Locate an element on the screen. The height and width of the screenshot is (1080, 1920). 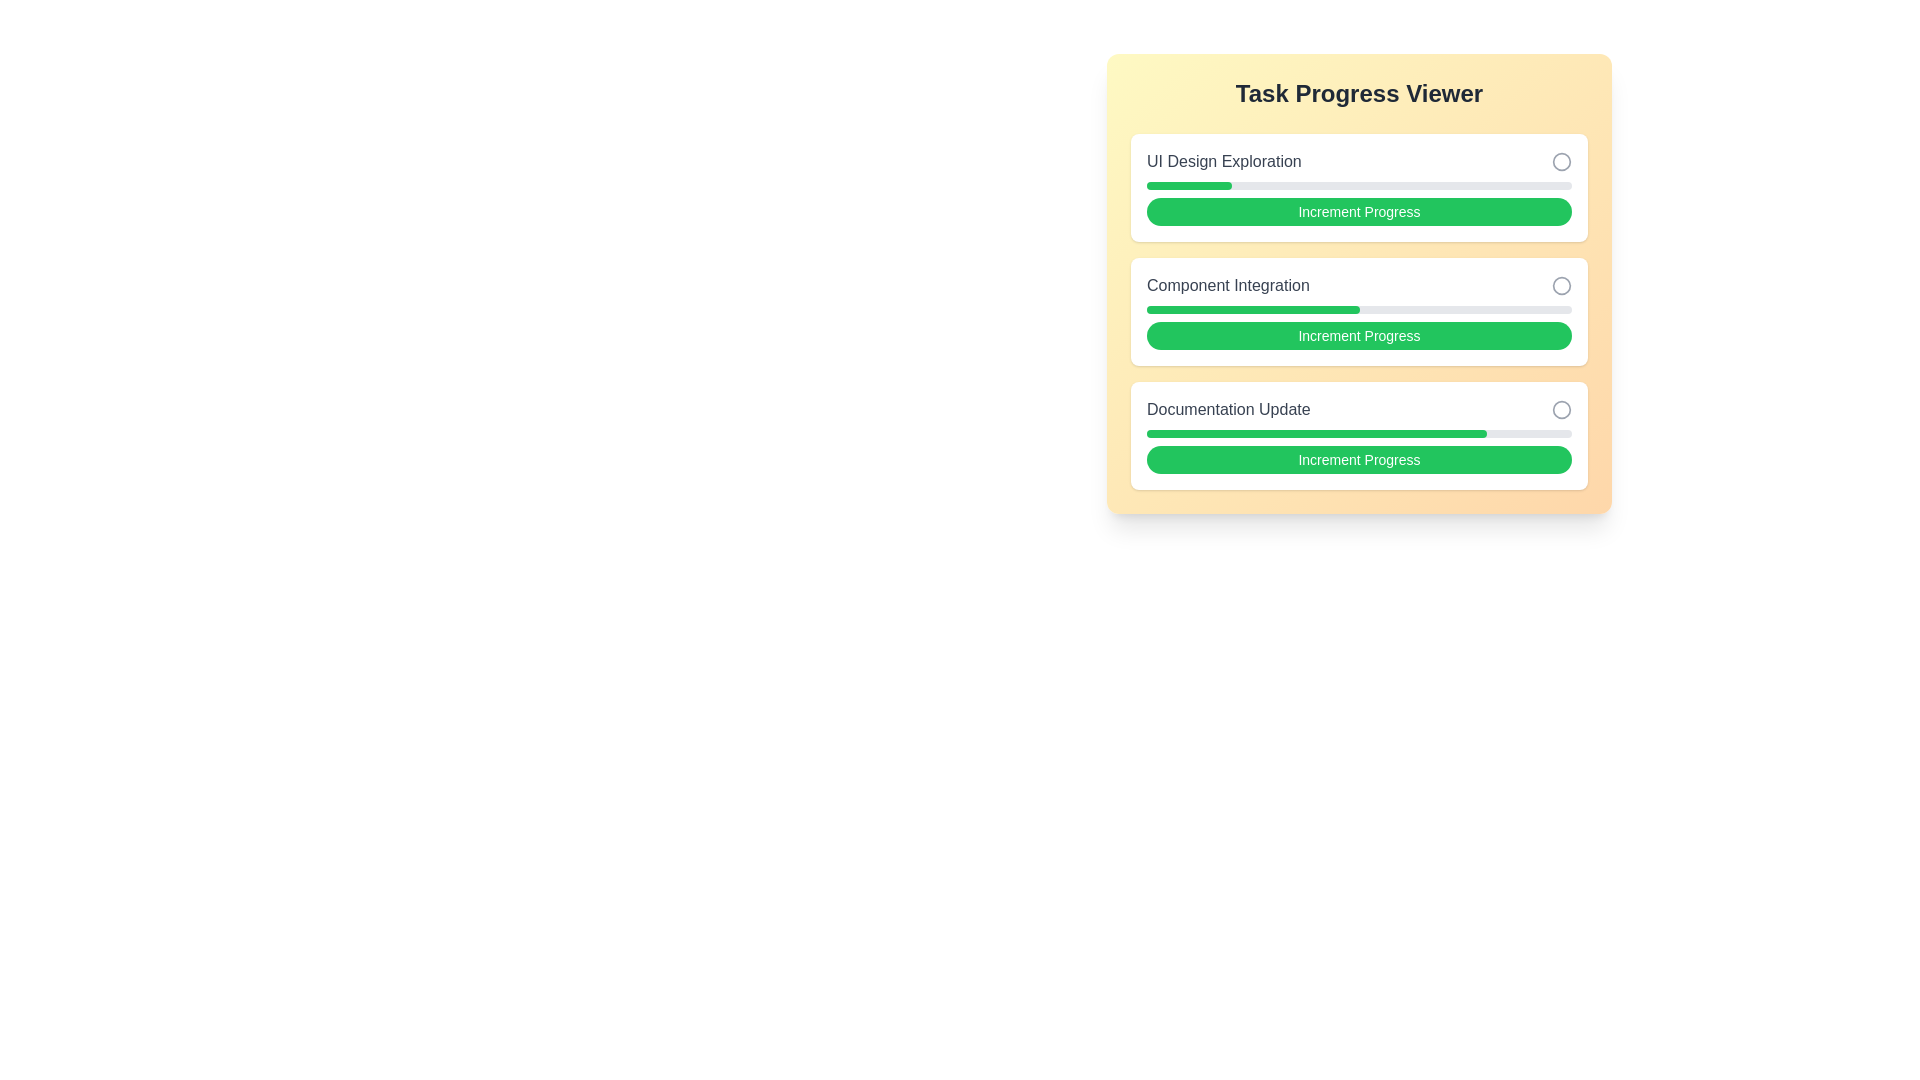
the Circle SVG component located in the 'Task Progress Viewer' section, adjacent to the progress bar of the 'Component Integration' task row is located at coordinates (1560, 285).